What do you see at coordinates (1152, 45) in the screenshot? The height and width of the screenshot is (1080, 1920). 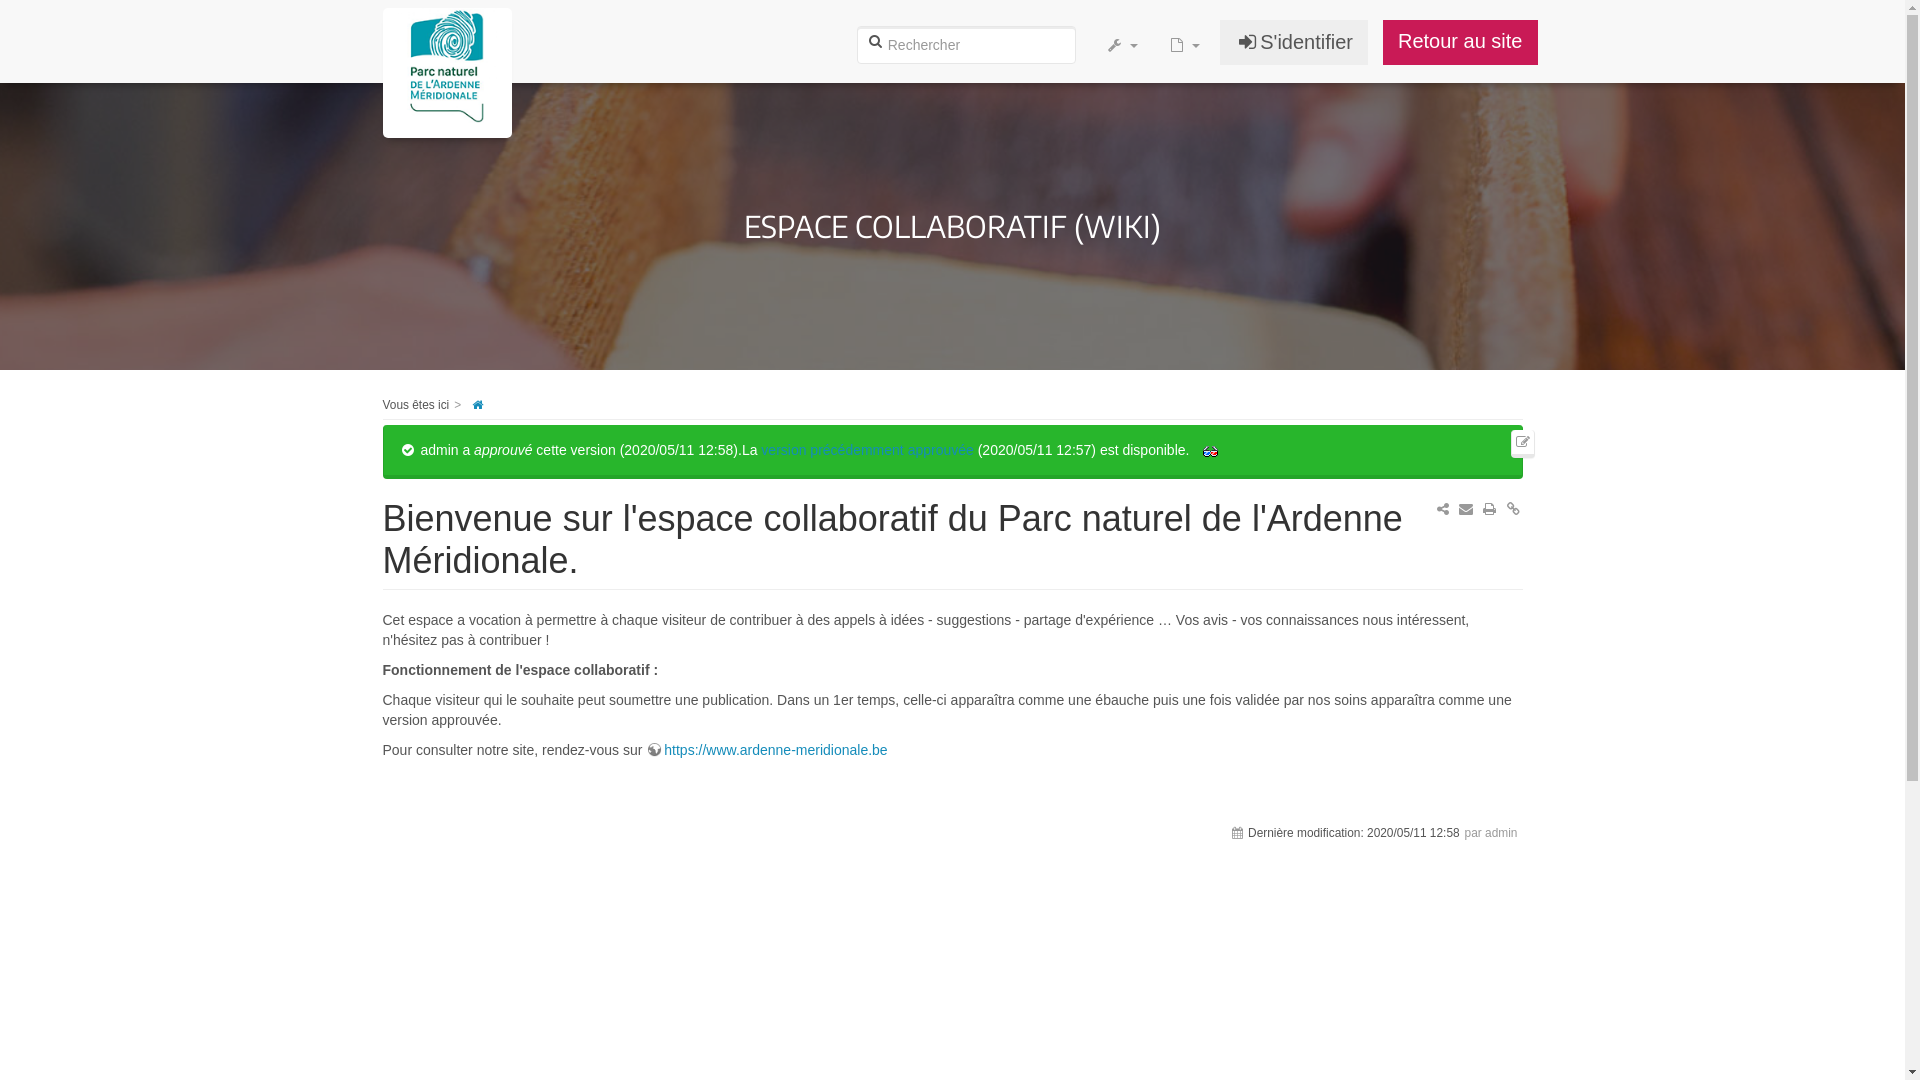 I see `'Ajouter une nouvelle page'` at bounding box center [1152, 45].